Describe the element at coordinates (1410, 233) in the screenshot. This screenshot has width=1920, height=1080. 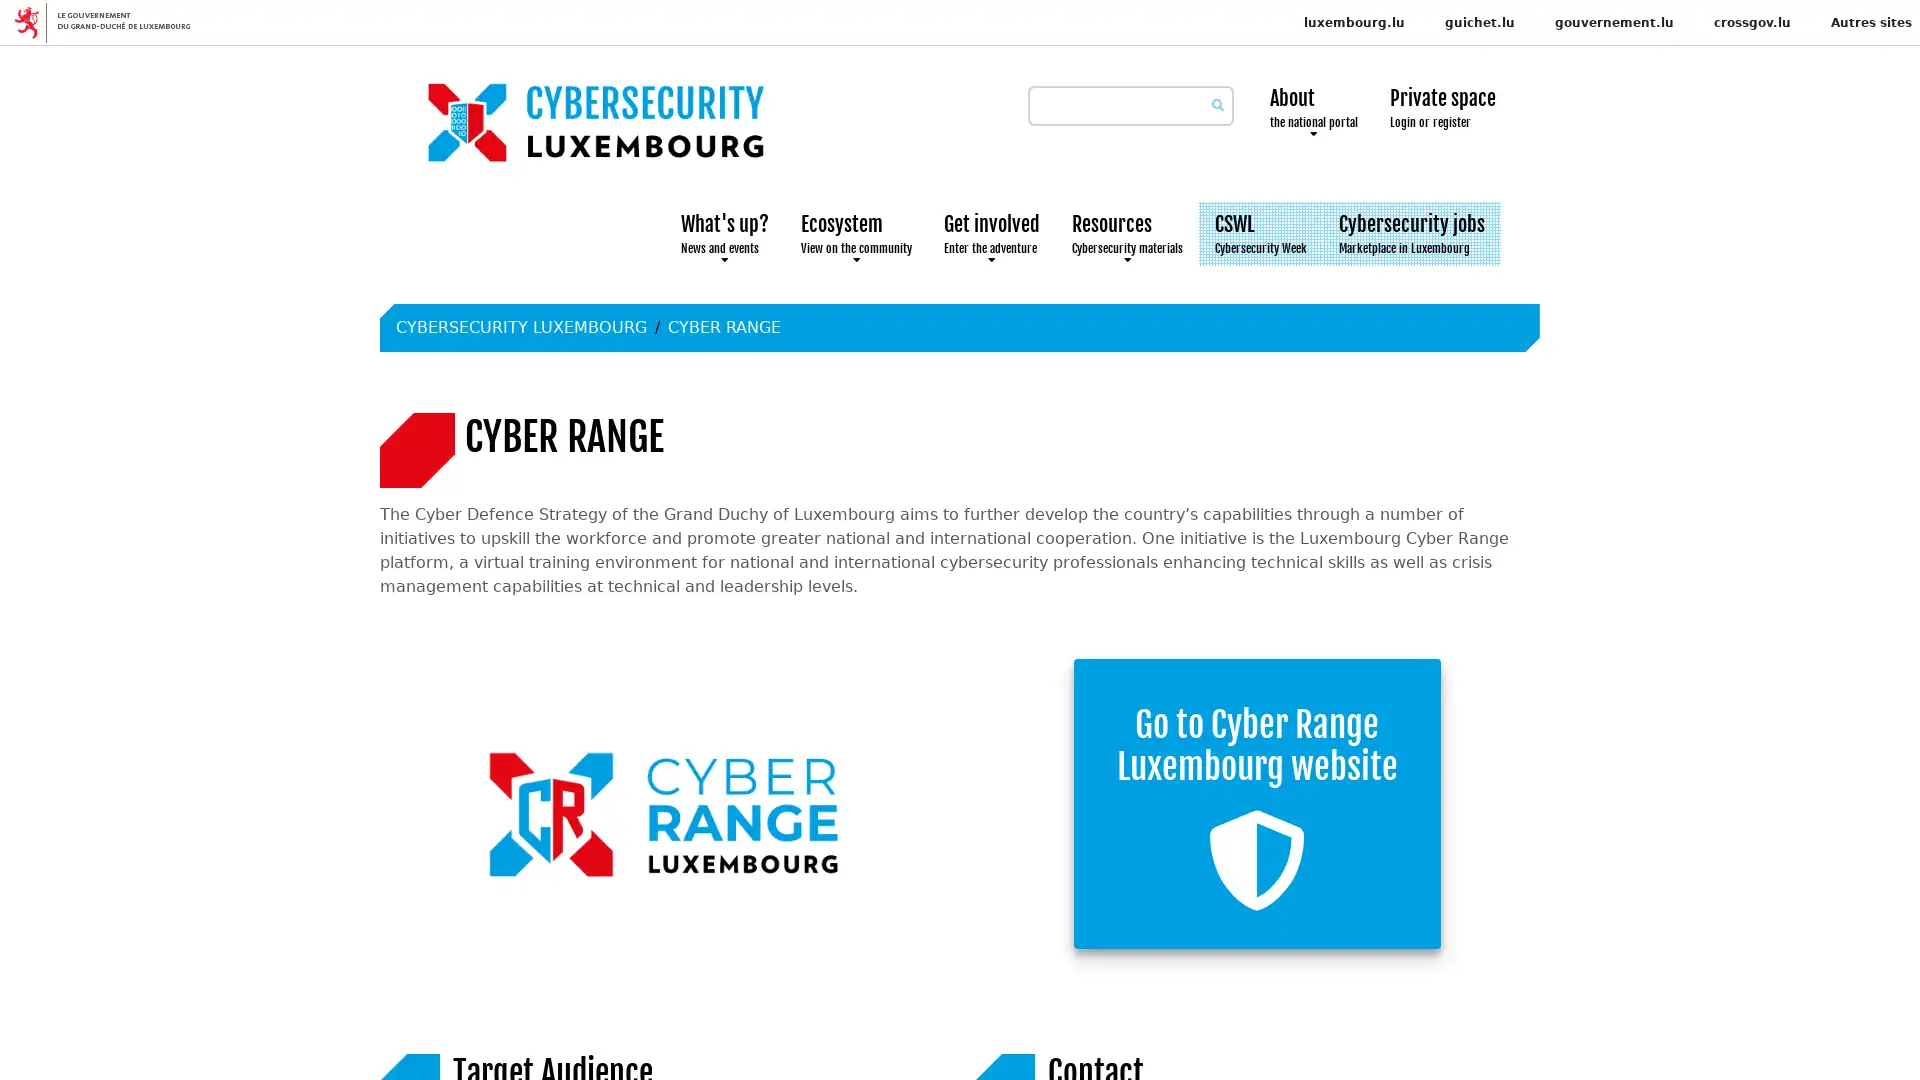
I see `Cybersecurity jobs Marketplace in Luxembourg` at that location.